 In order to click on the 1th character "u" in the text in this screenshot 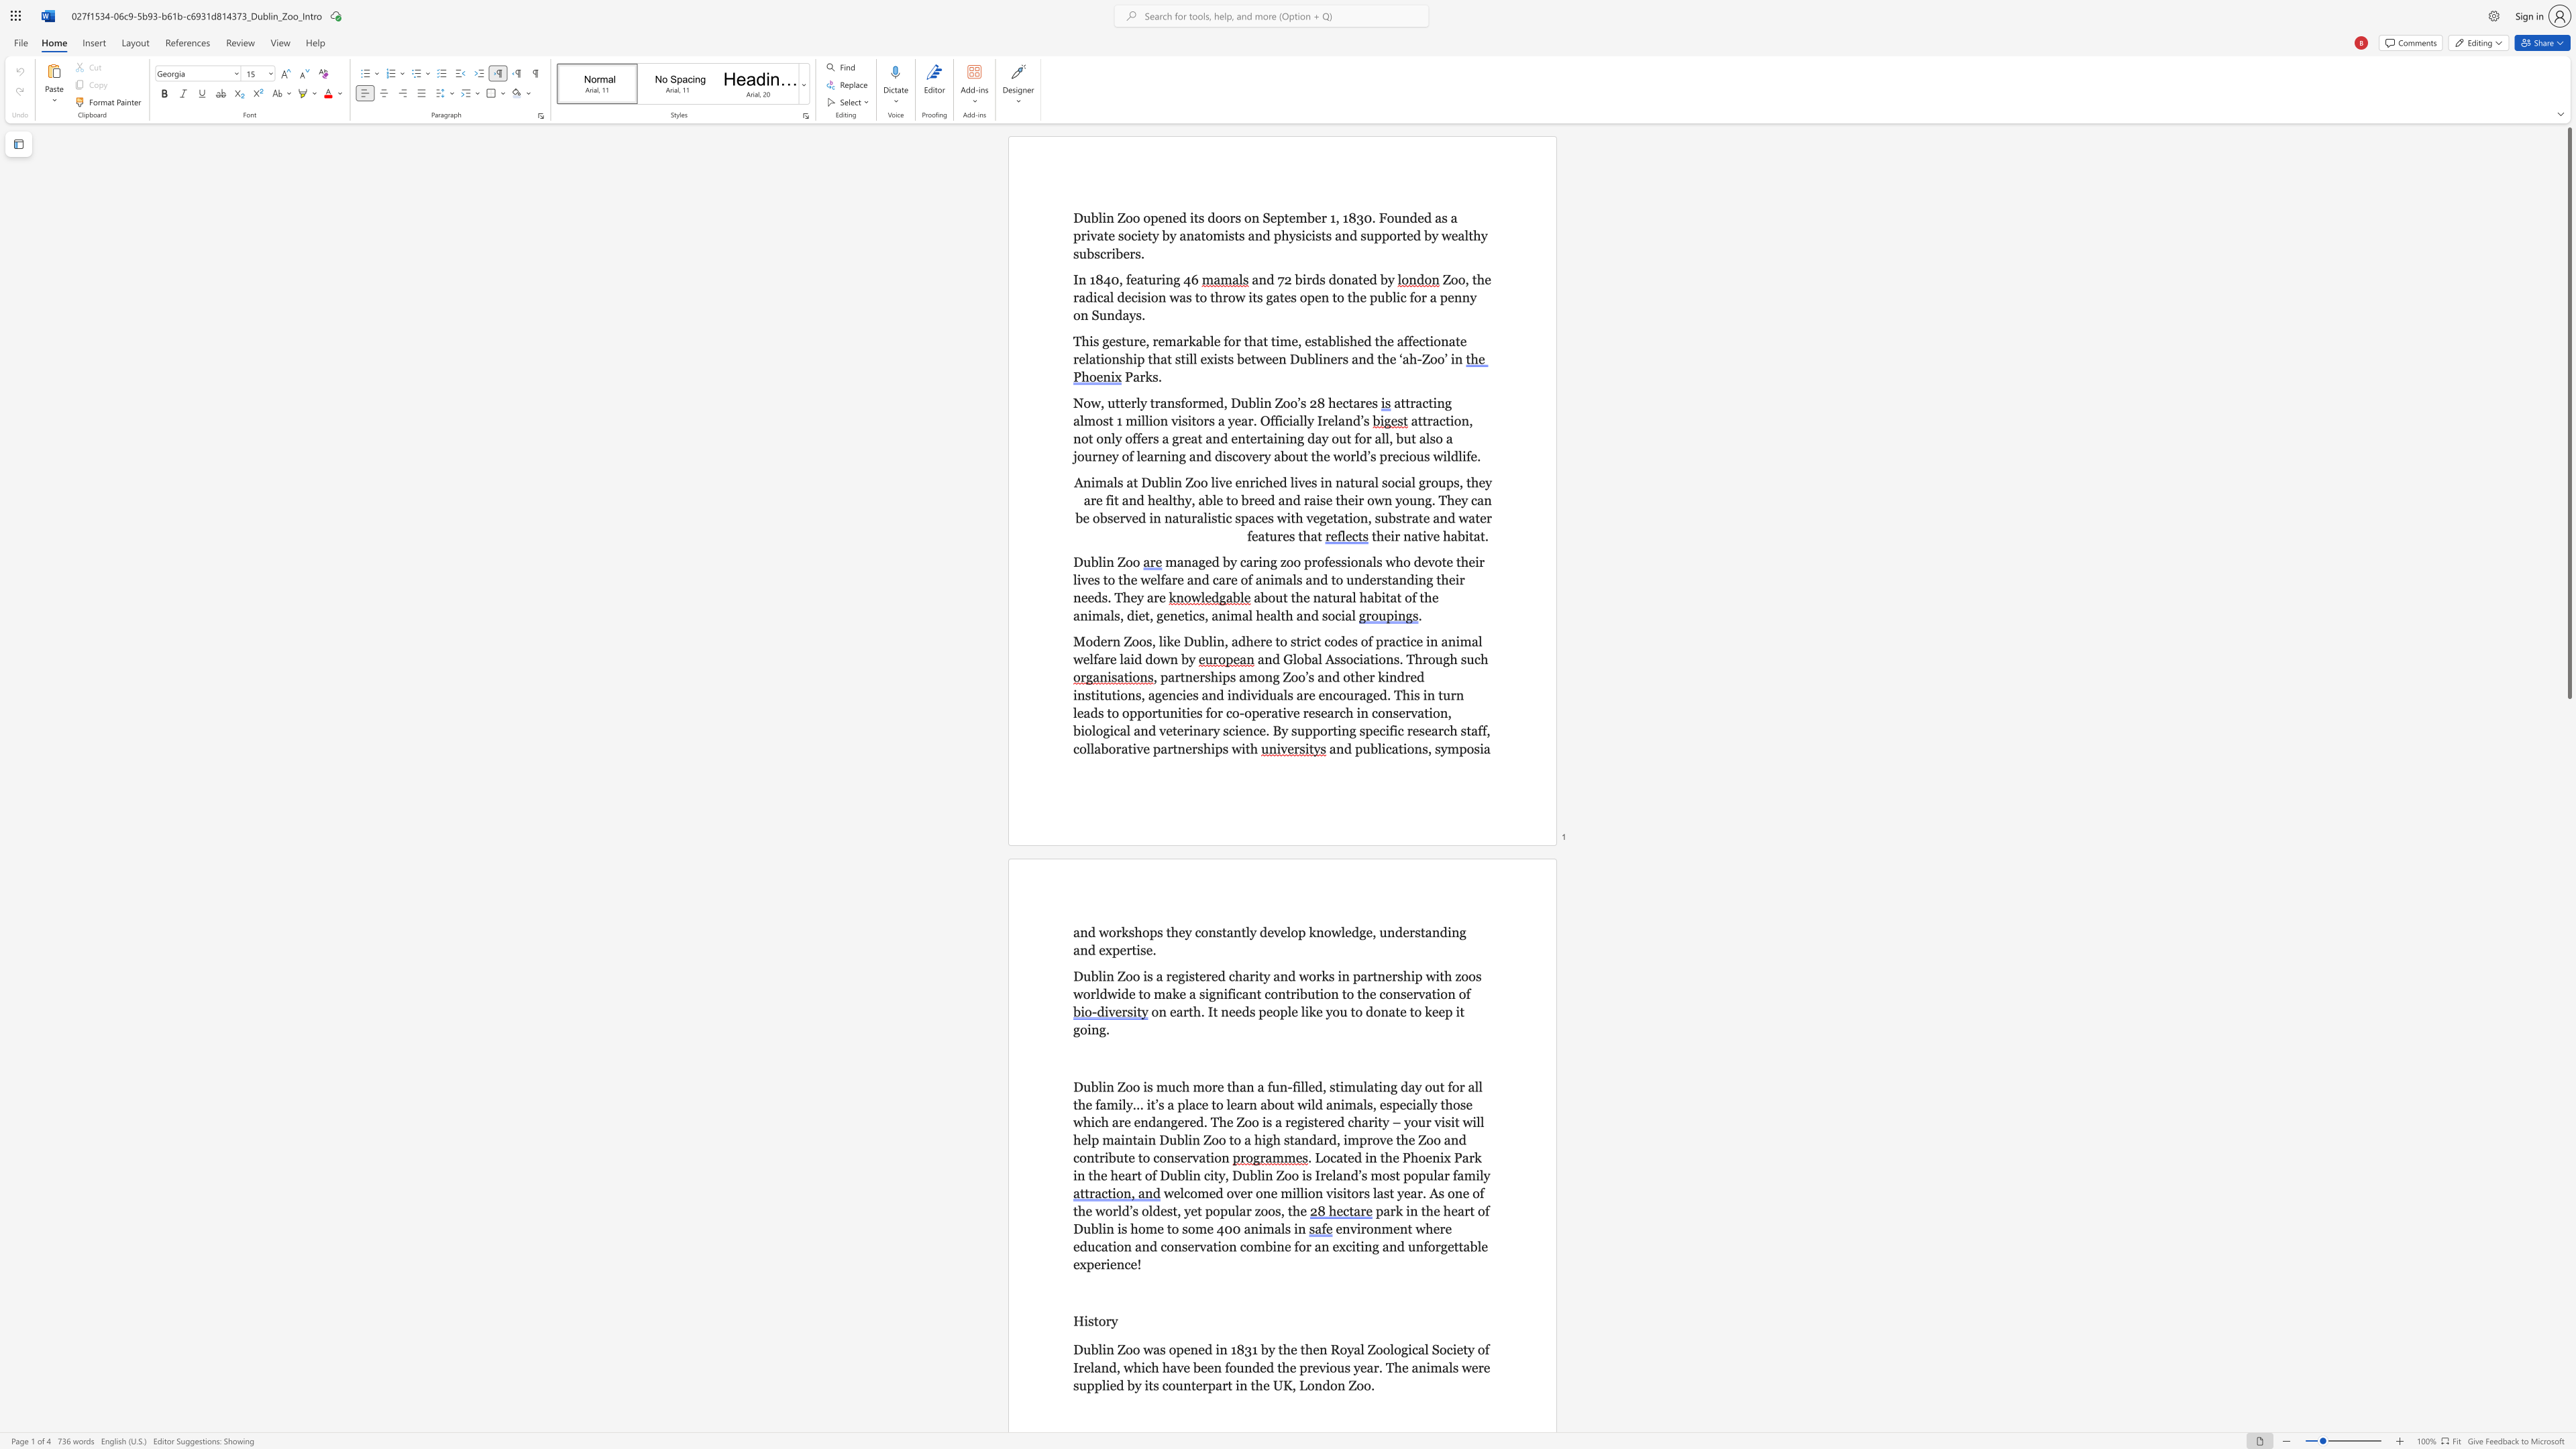, I will do `click(1439, 659)`.